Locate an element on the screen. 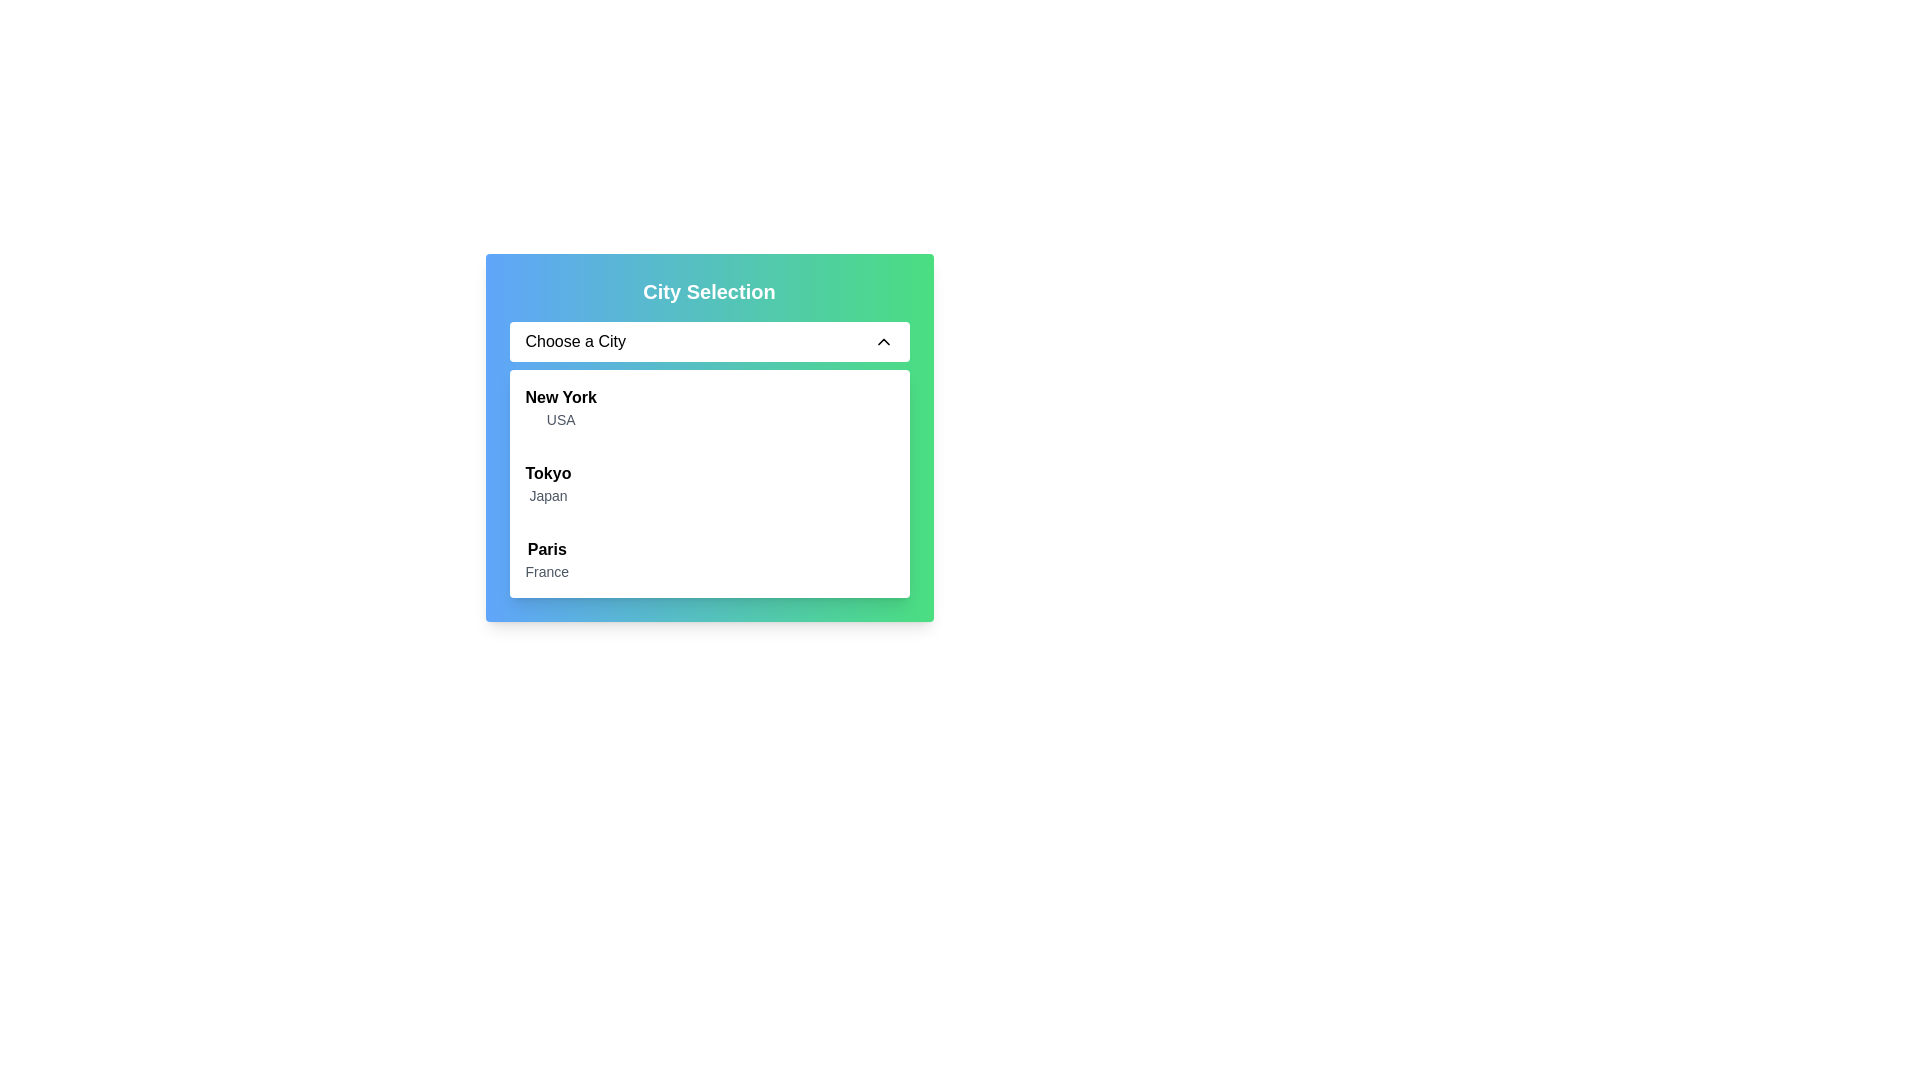 This screenshot has height=1080, width=1920. the second item in the 'Choose a City' dropdown menu, which describes a city and its corresponding country, by clicking on it is located at coordinates (709, 483).